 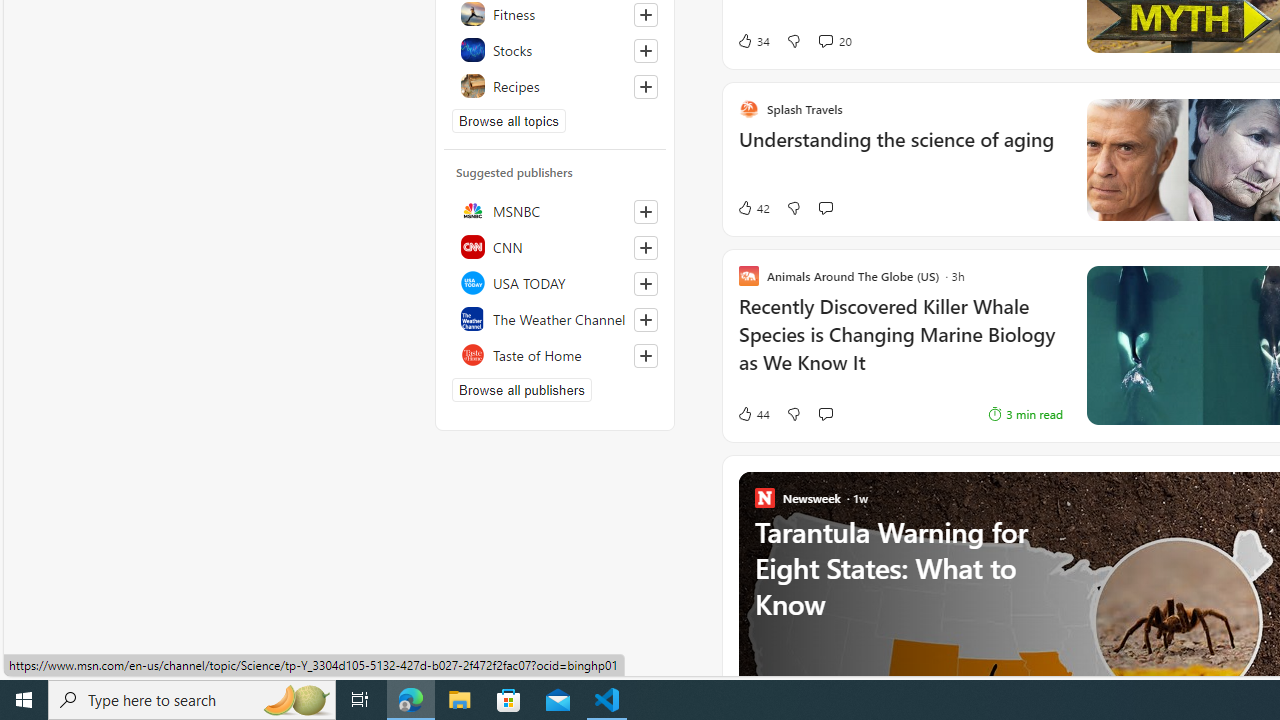 I want to click on 'Taste of Home', so click(x=555, y=353).